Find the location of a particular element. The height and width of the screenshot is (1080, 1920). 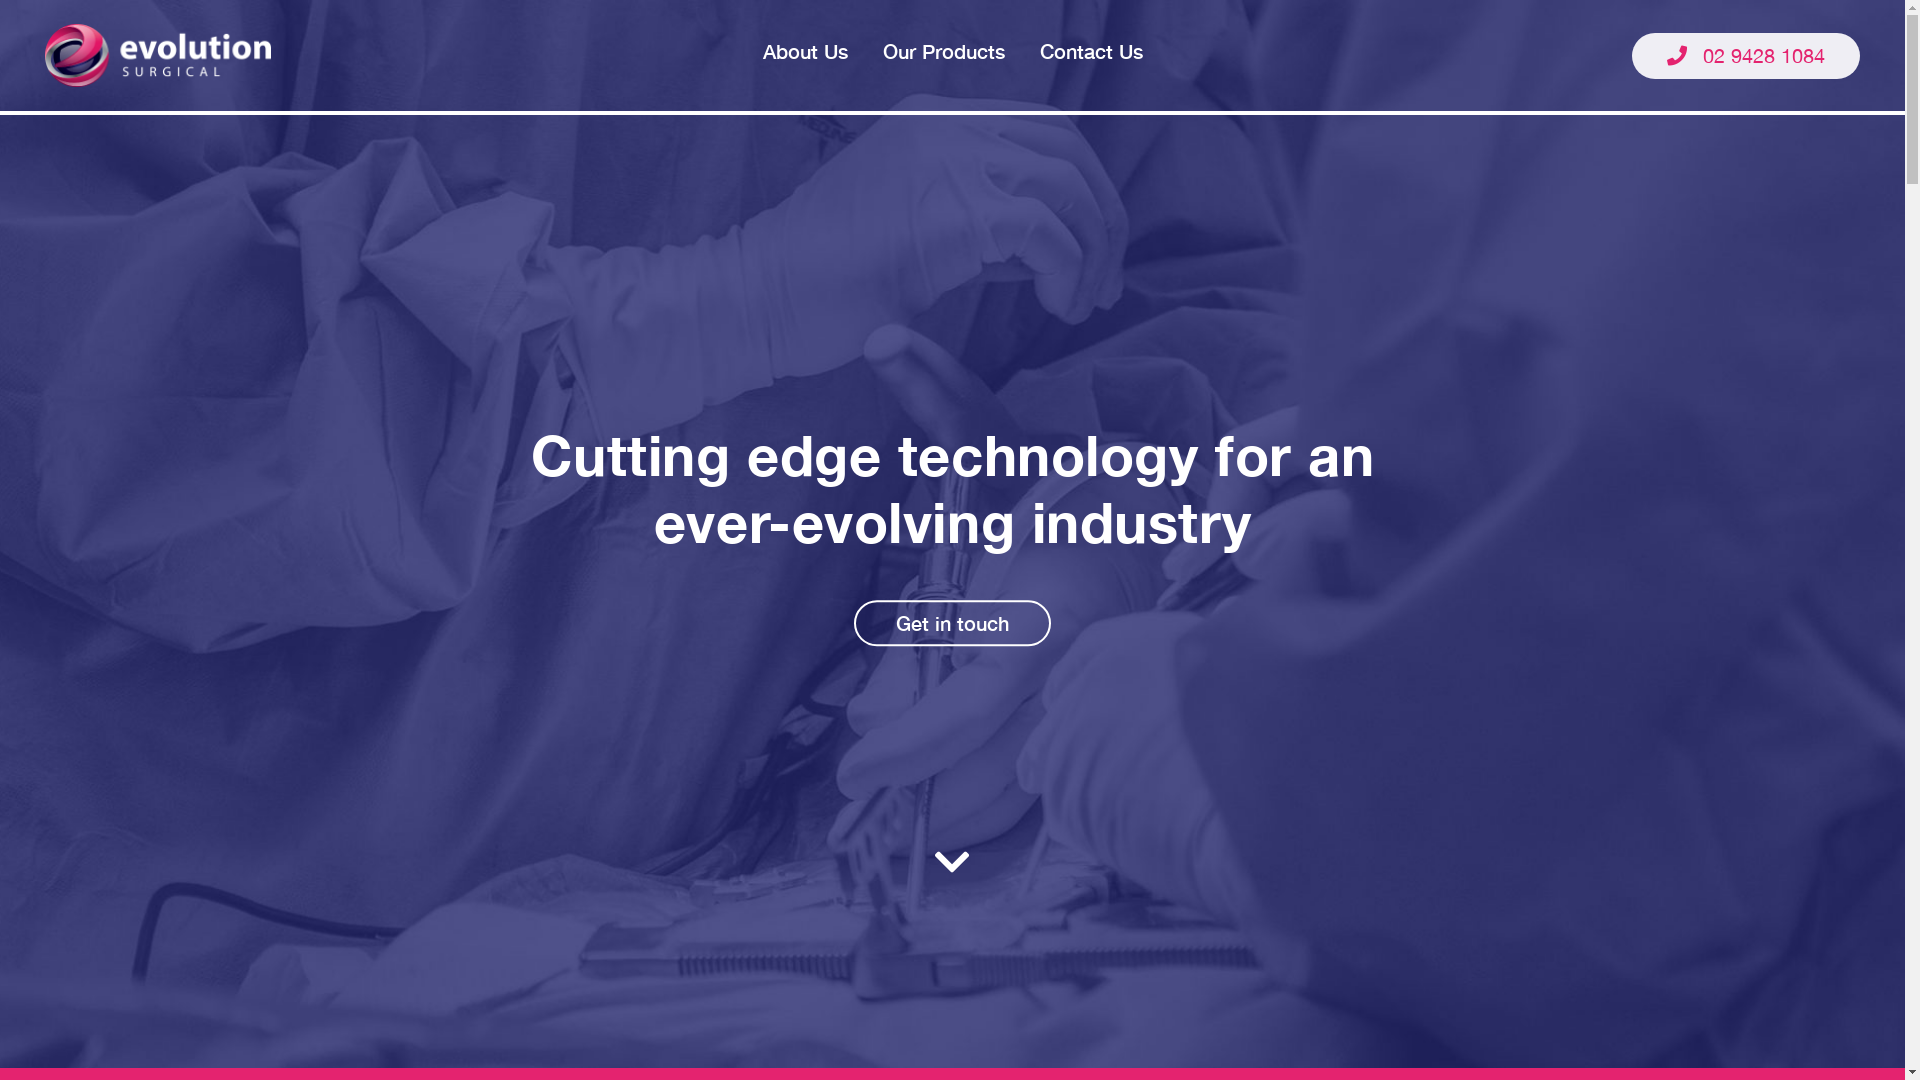

'02 9428 1084' is located at coordinates (1745, 53).